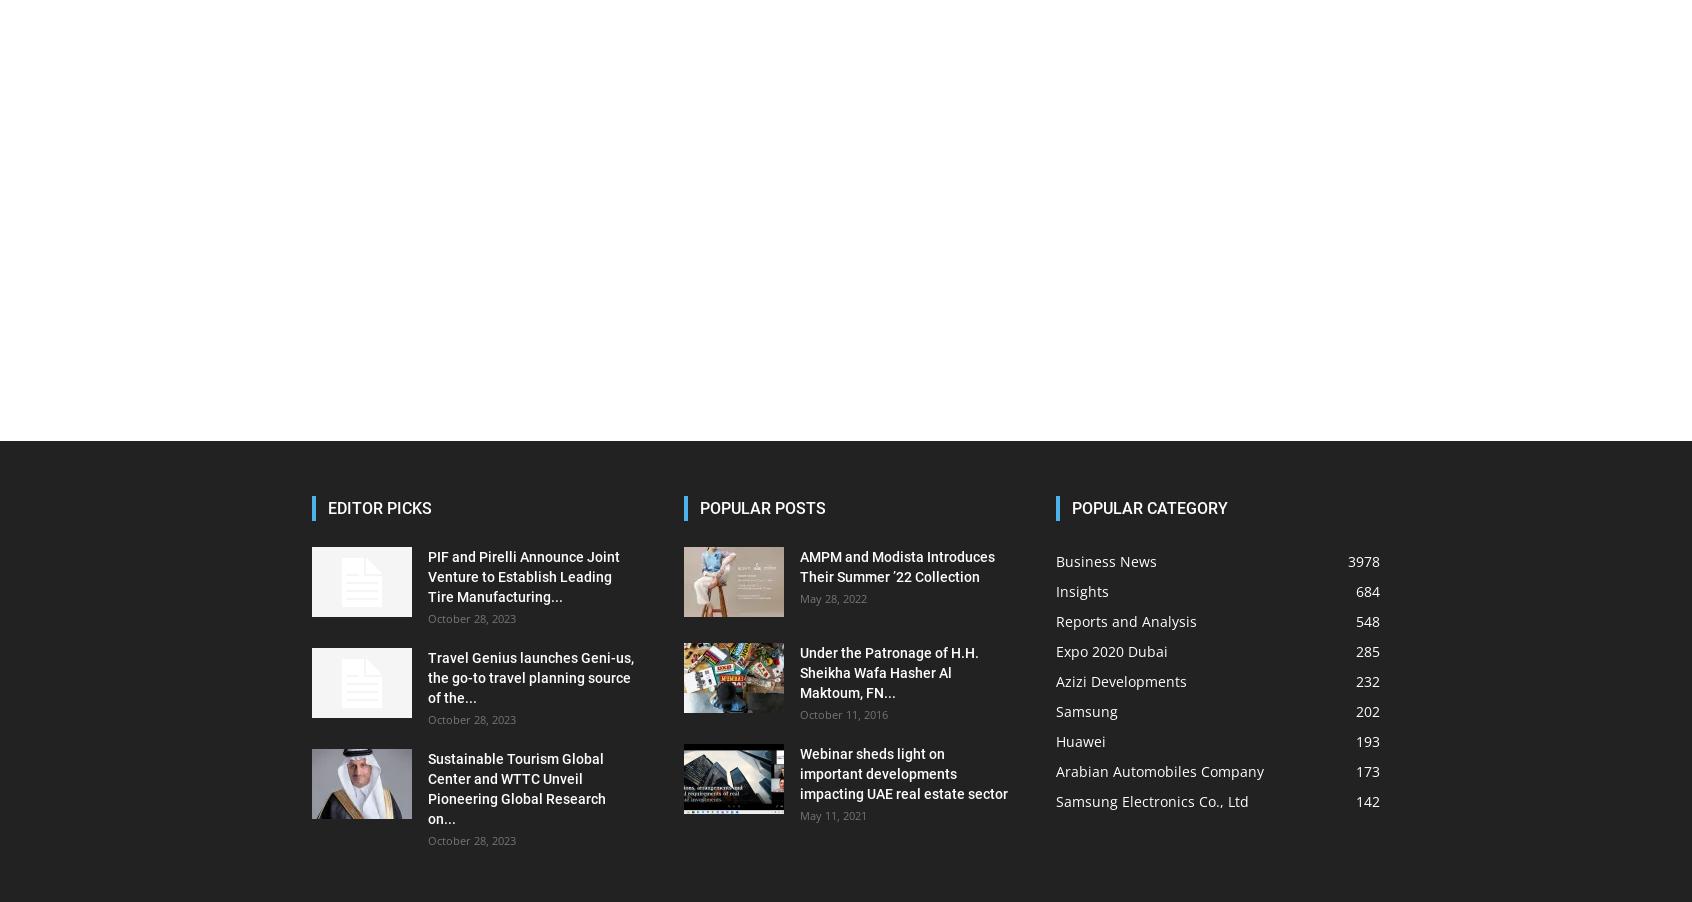 The height and width of the screenshot is (902, 1692). Describe the element at coordinates (1367, 800) in the screenshot. I see `'142'` at that location.